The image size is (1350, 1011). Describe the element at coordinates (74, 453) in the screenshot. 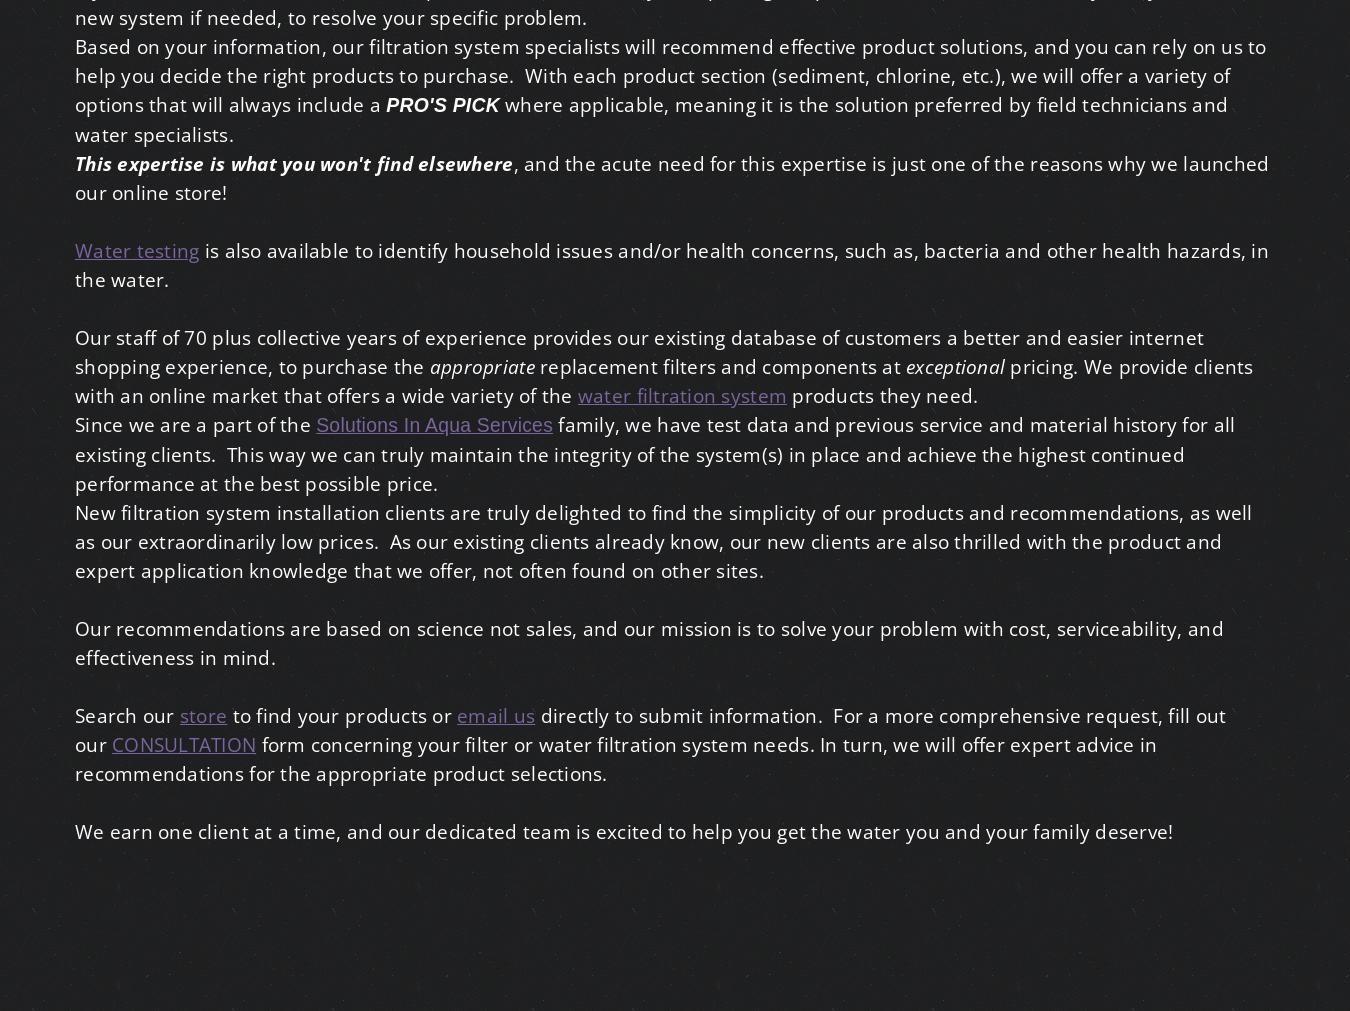

I see `'family, we have test data and previous service and material history for all existing clients.  This way we can truly maintain the integrity of the system(s) in place and achieve the highest continued performance at the best possible price.'` at that location.